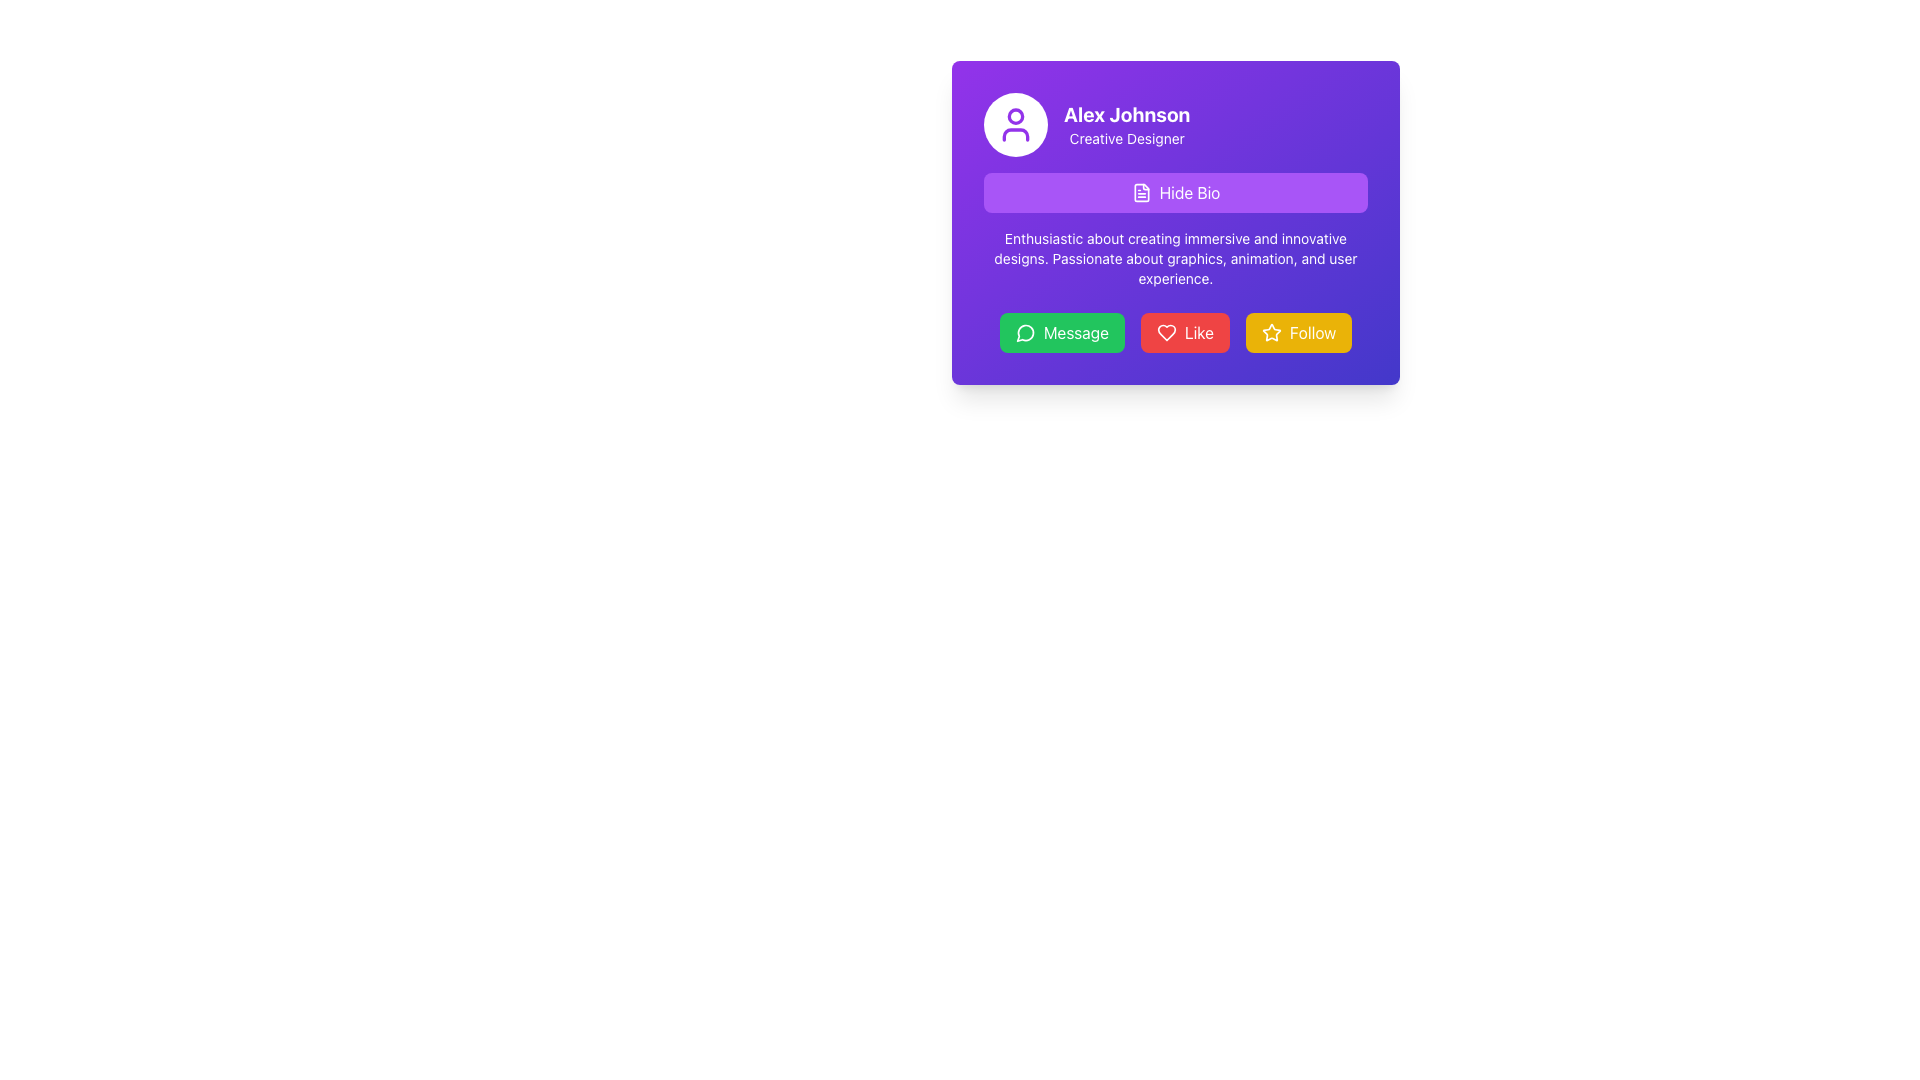 This screenshot has width=1920, height=1080. Describe the element at coordinates (1176, 230) in the screenshot. I see `descriptive text underneath the 'Hide Bio' button in the compound component with a purple gradient background, located in the middle section of the card for 'Alex Johnson Creative Designer'` at that location.